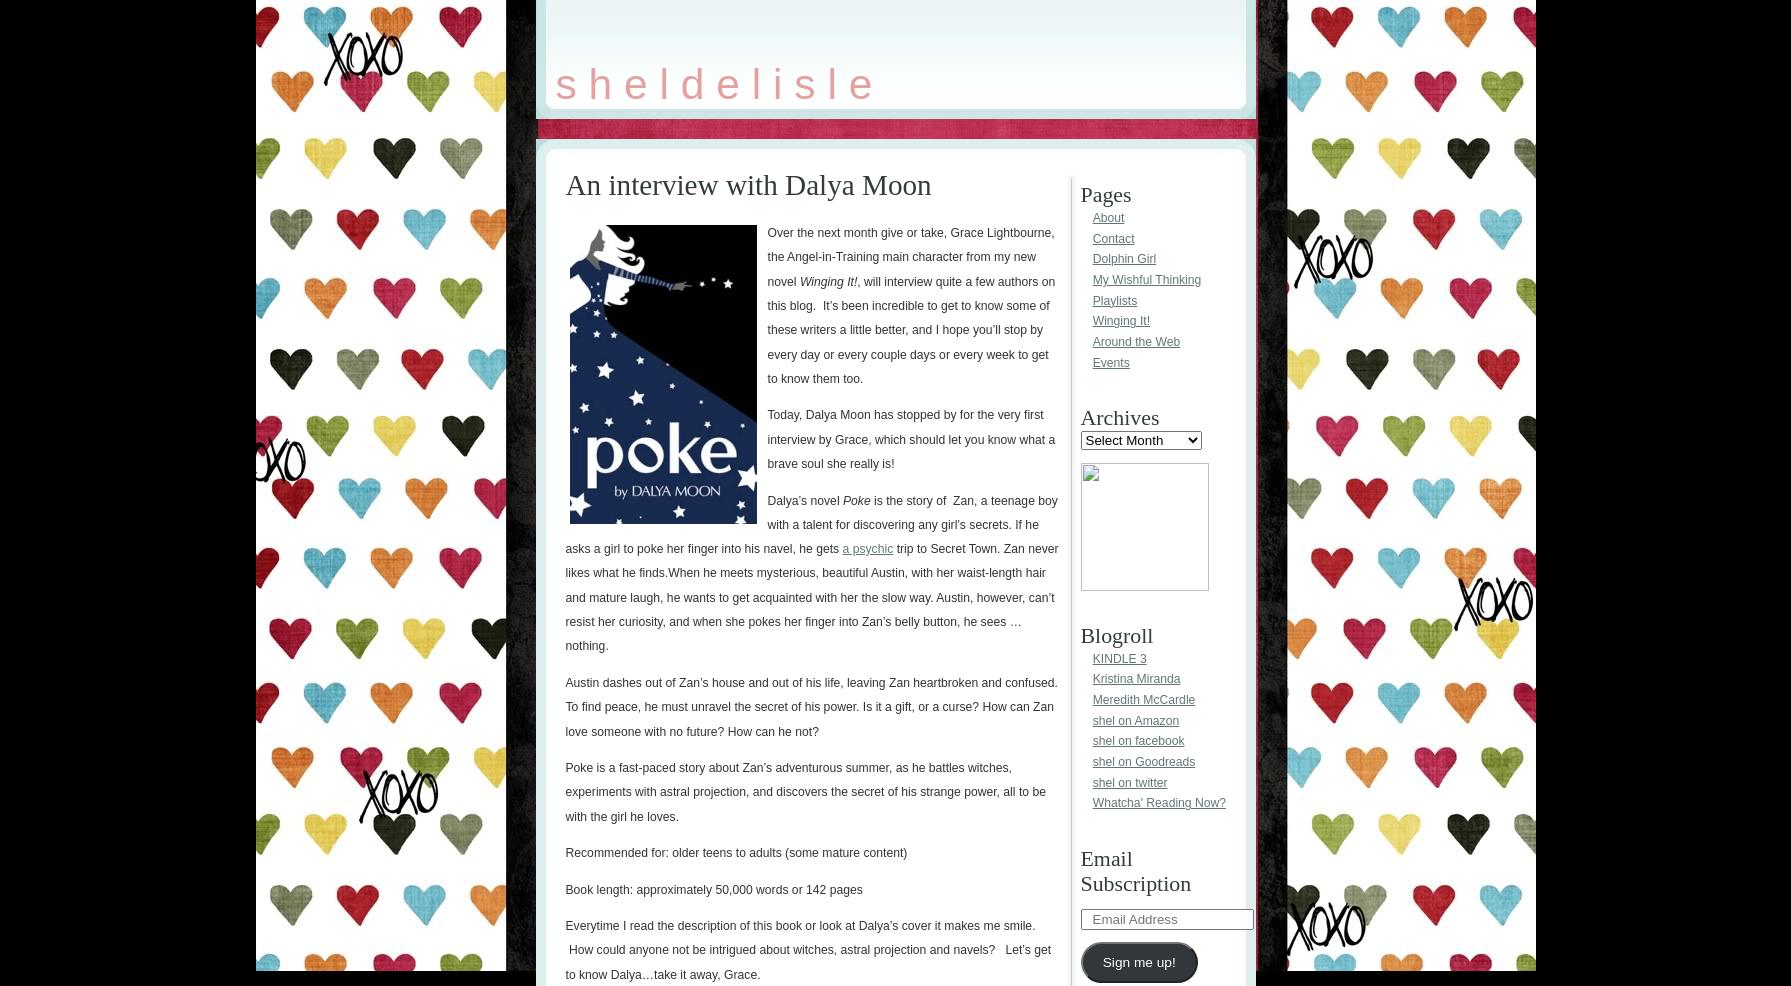 Image resolution: width=1791 pixels, height=986 pixels. I want to click on 'Kristina Miranda', so click(1135, 677).